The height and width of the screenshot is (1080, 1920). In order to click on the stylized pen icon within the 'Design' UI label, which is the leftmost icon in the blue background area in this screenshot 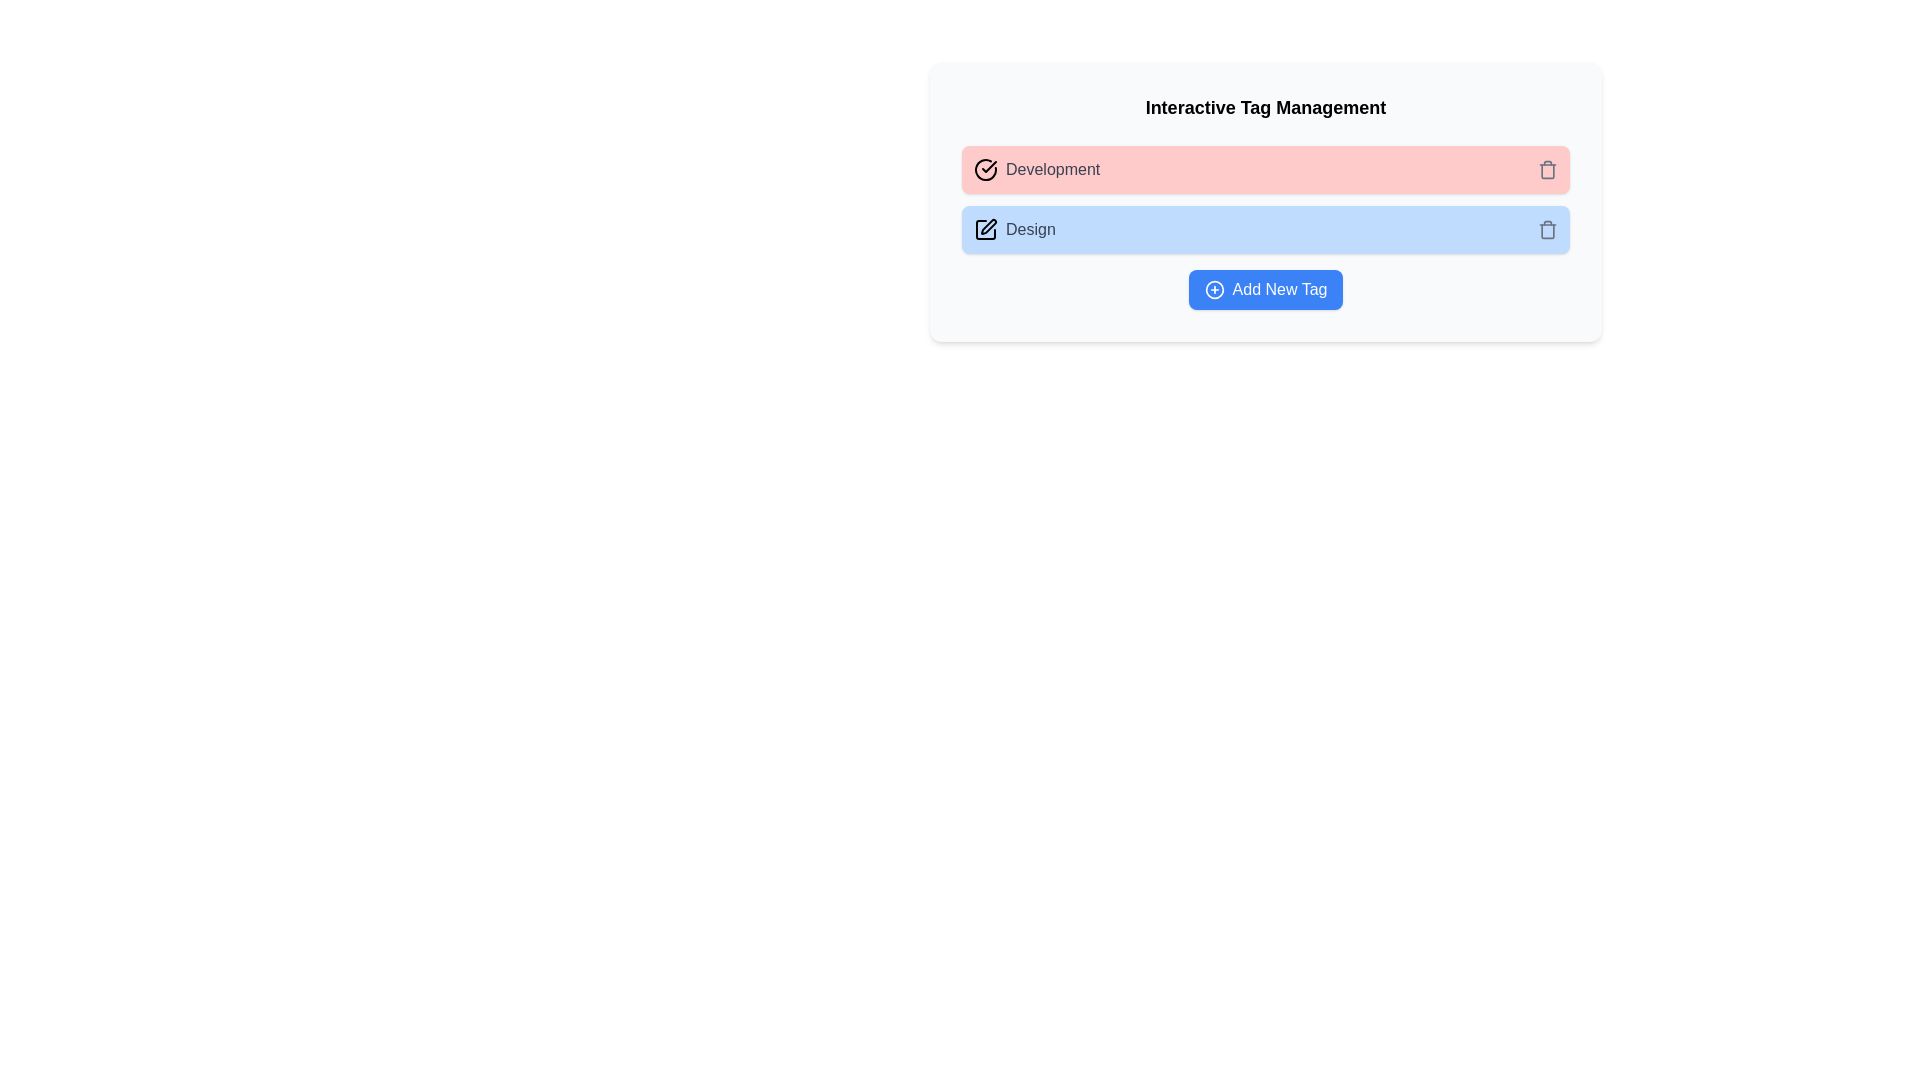, I will do `click(985, 229)`.